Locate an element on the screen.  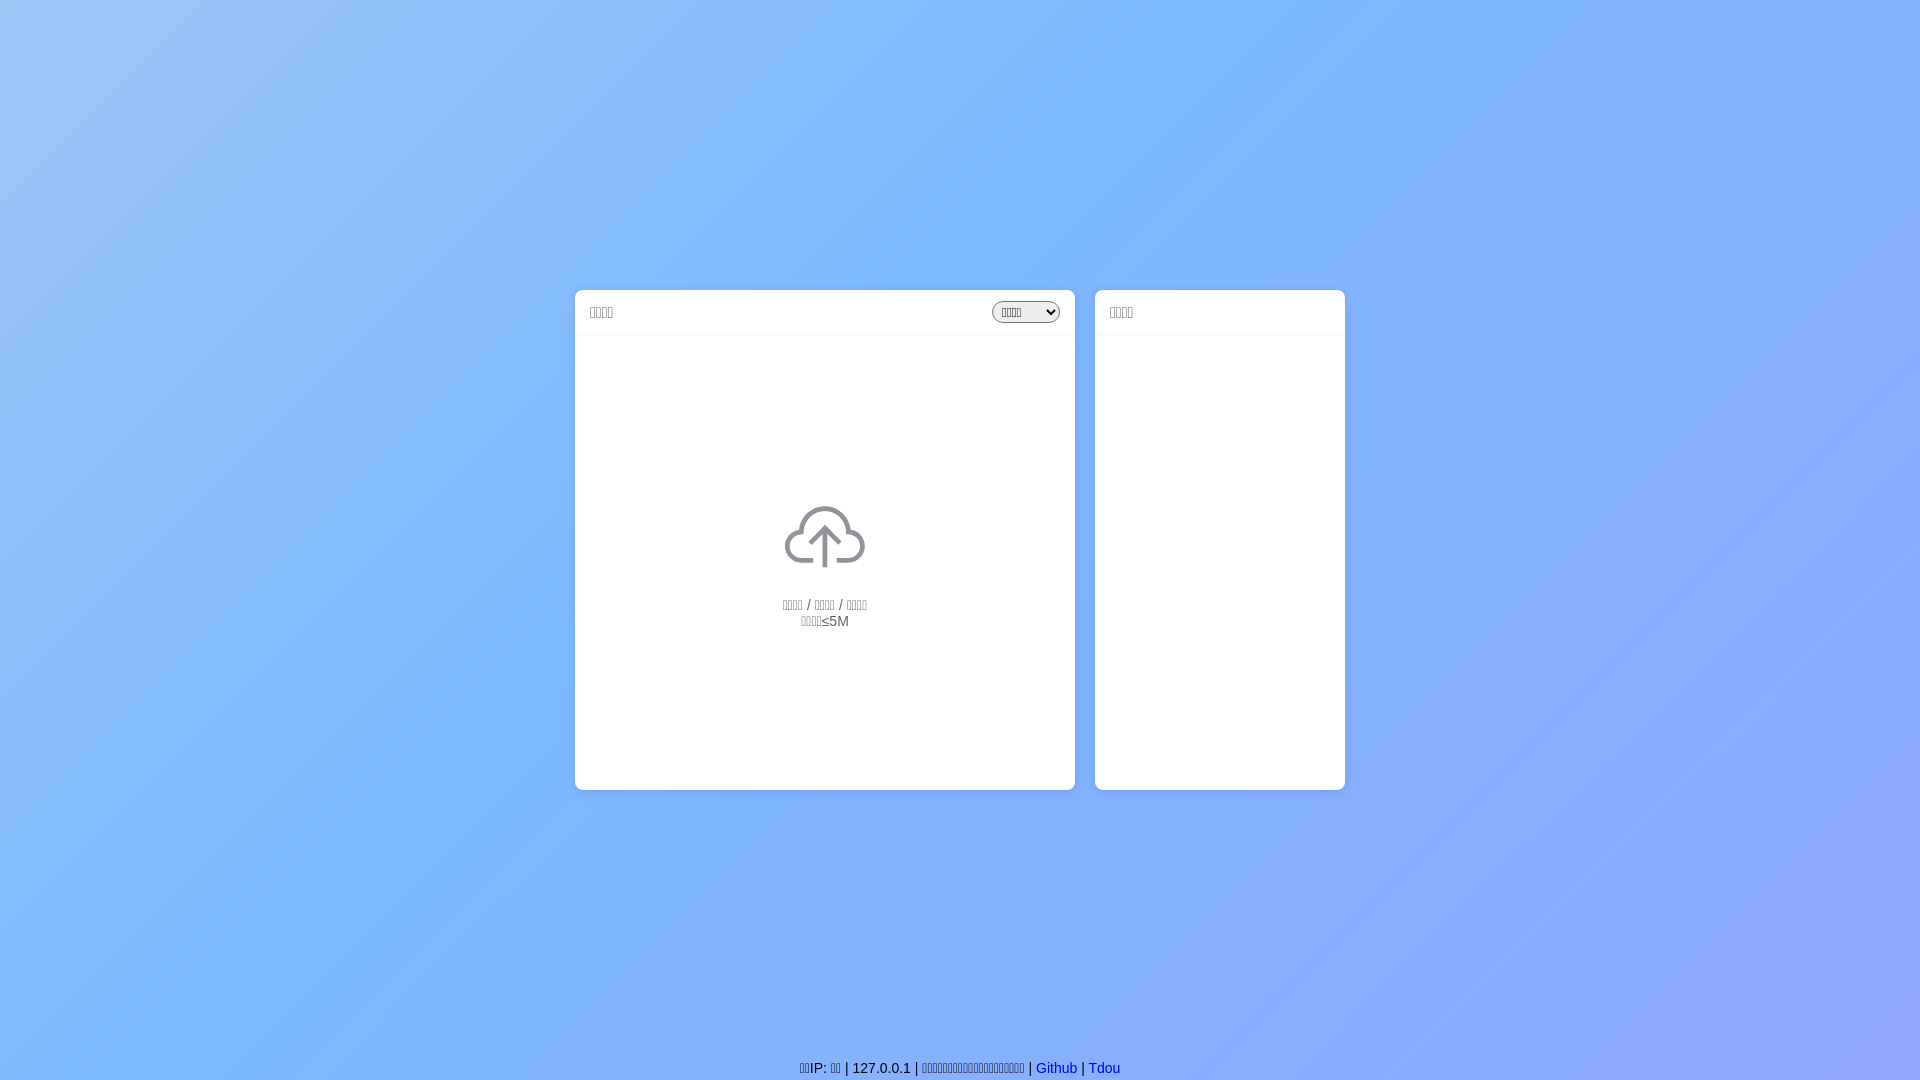
'Tdou' is located at coordinates (1087, 1067).